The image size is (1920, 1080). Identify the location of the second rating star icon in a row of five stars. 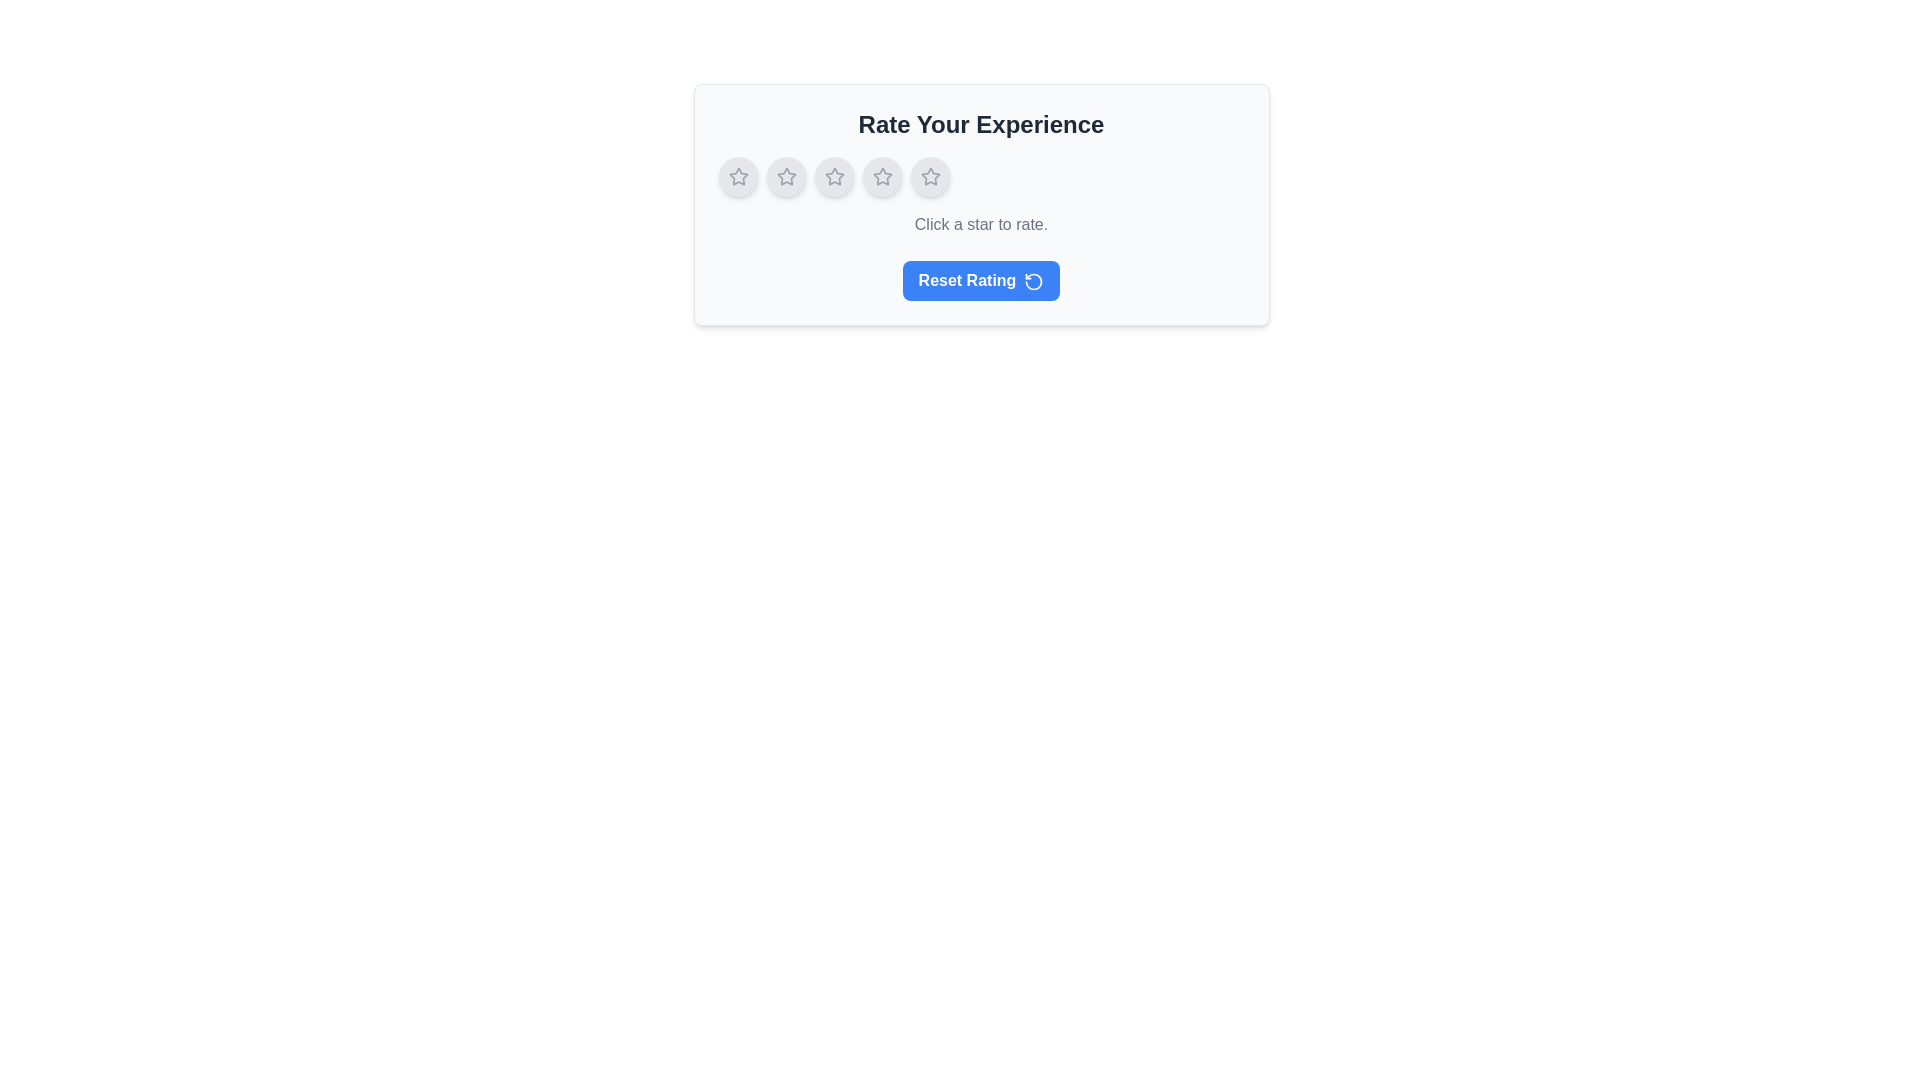
(834, 175).